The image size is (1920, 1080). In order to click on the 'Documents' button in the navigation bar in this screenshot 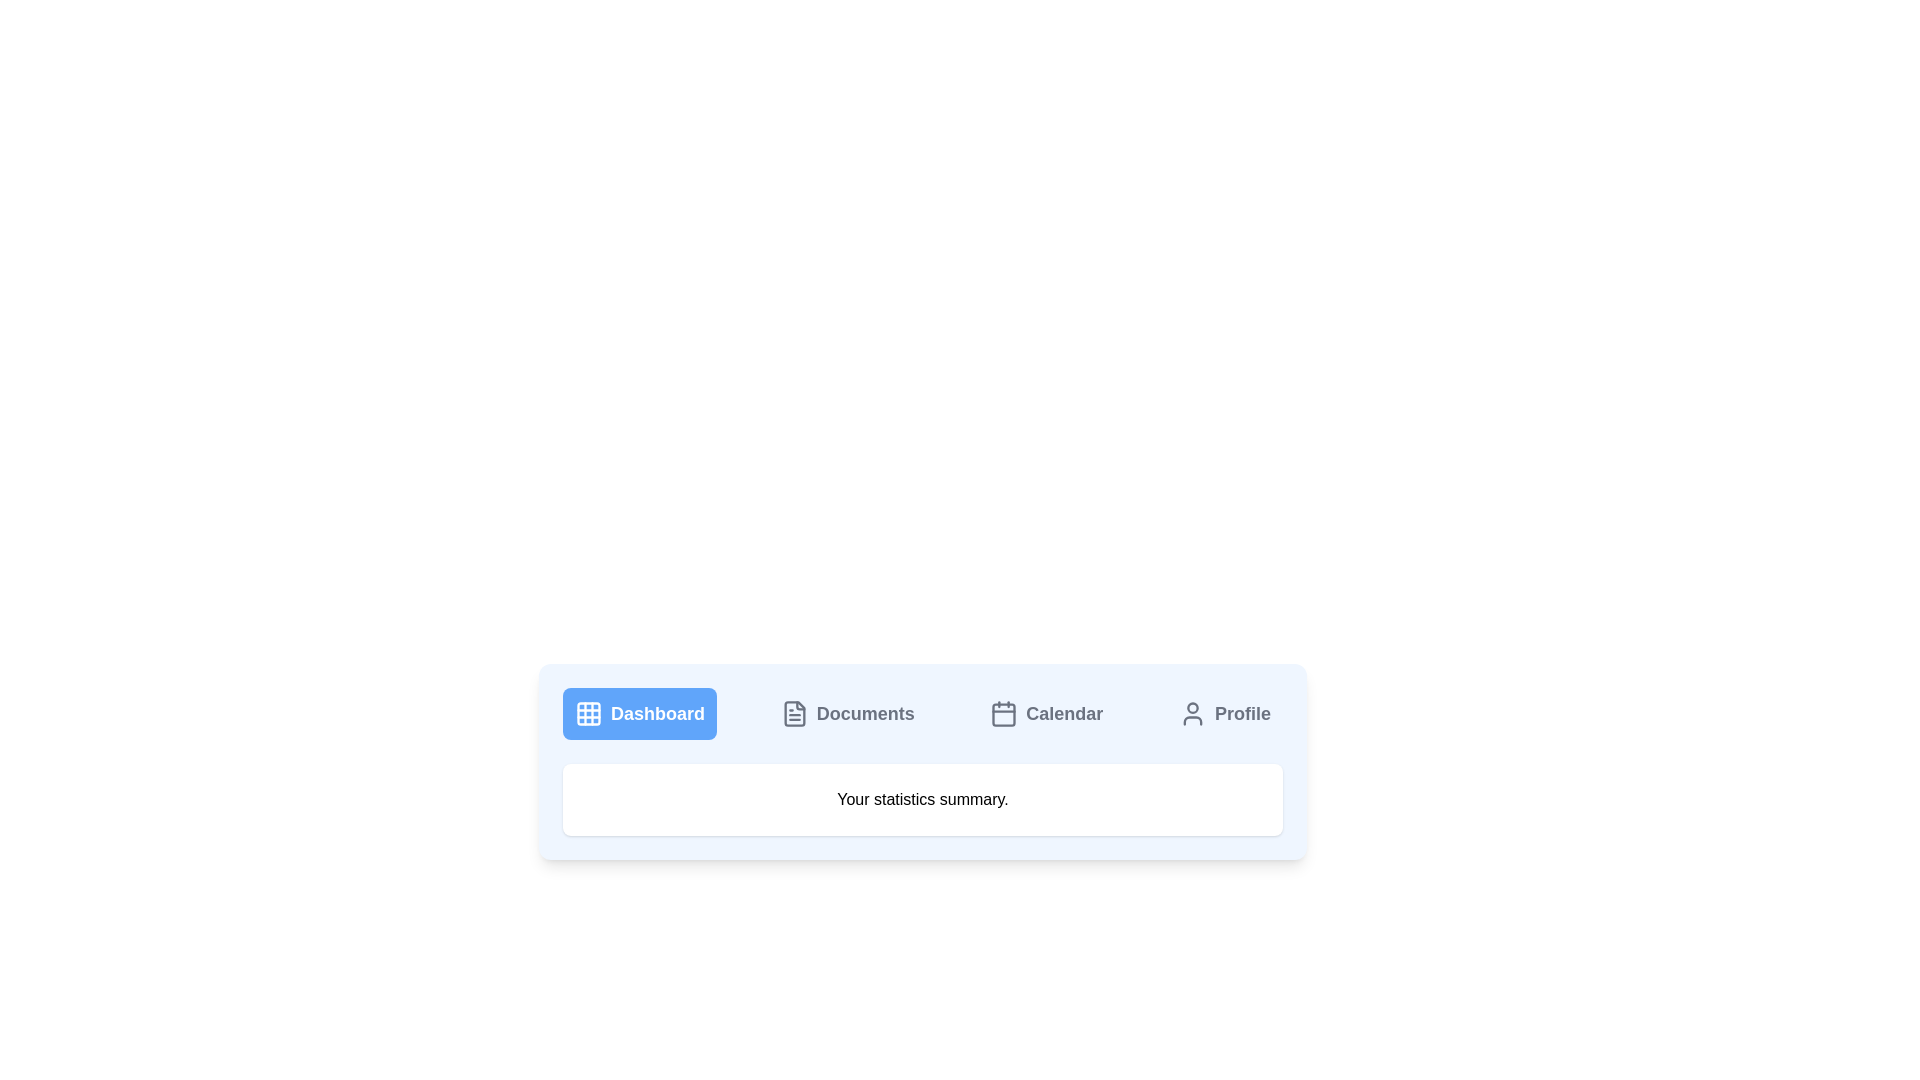, I will do `click(847, 712)`.